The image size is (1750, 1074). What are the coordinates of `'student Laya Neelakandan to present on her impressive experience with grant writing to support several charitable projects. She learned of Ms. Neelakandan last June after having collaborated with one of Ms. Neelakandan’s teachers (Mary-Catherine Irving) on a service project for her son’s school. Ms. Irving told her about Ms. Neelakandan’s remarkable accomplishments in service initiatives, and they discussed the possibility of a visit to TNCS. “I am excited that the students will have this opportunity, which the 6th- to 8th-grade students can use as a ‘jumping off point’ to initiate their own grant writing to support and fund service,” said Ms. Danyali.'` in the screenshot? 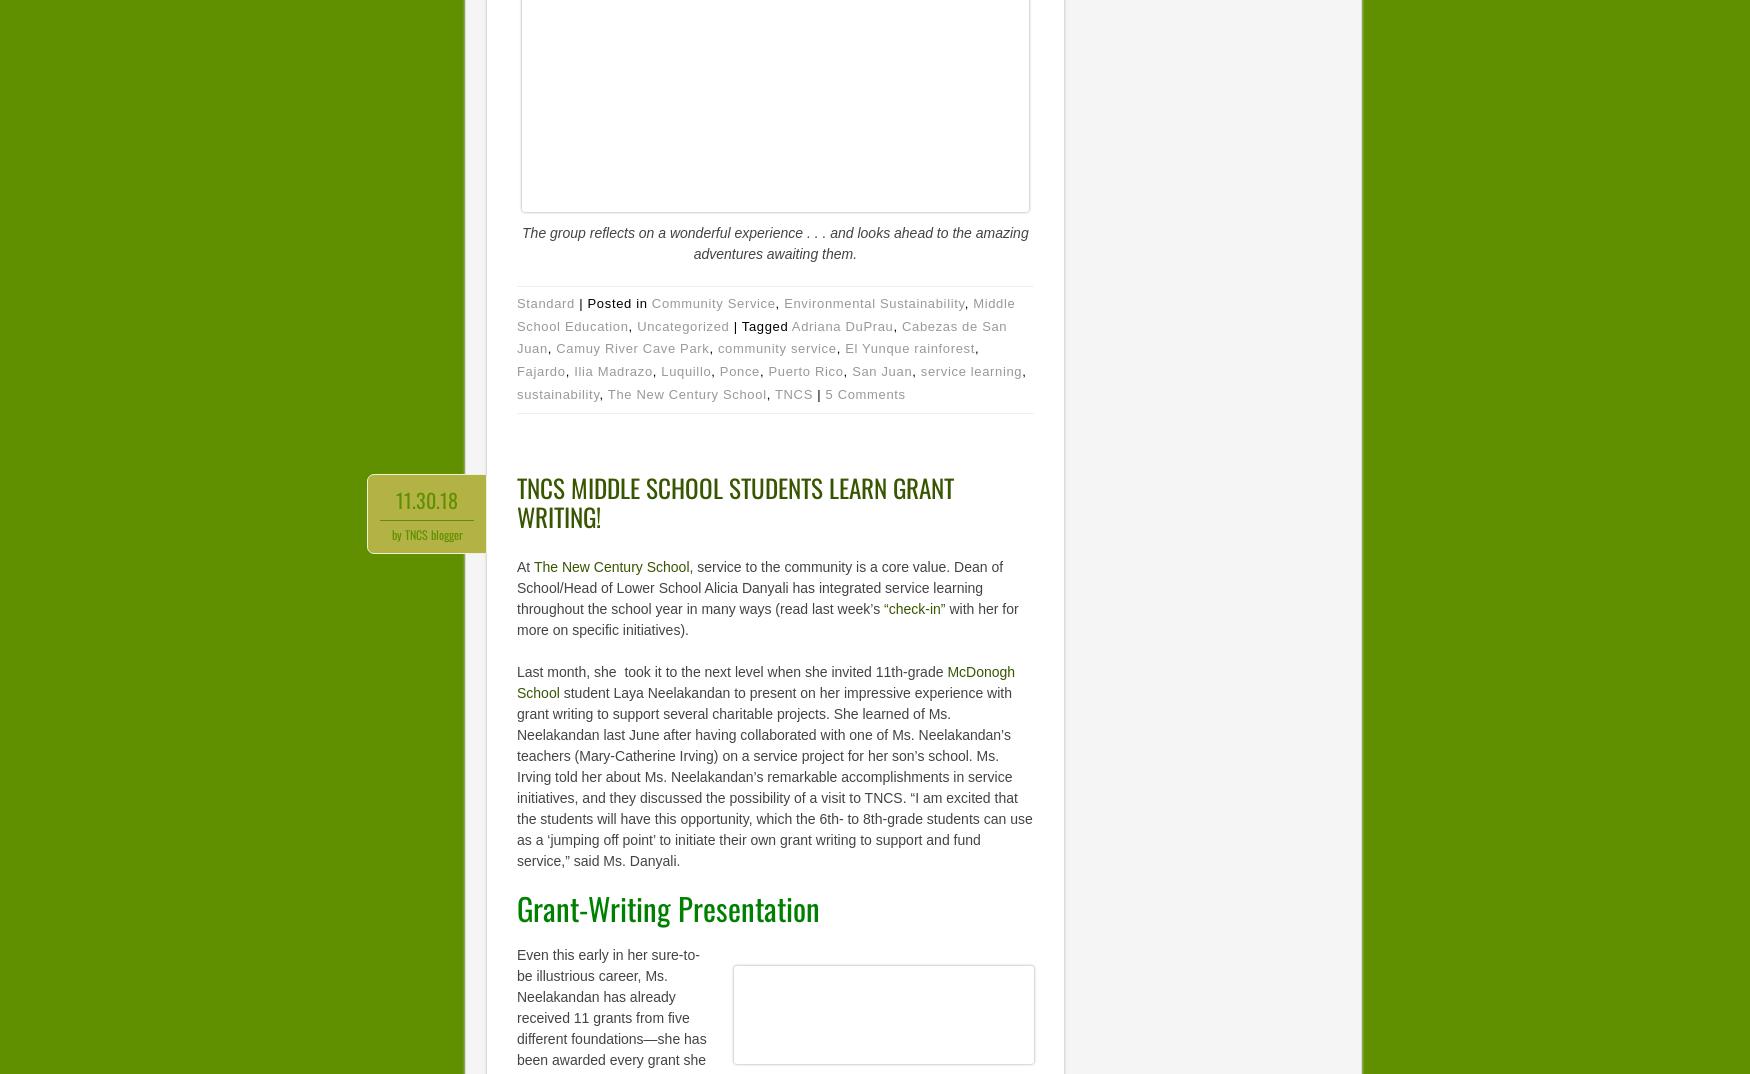 It's located at (773, 774).